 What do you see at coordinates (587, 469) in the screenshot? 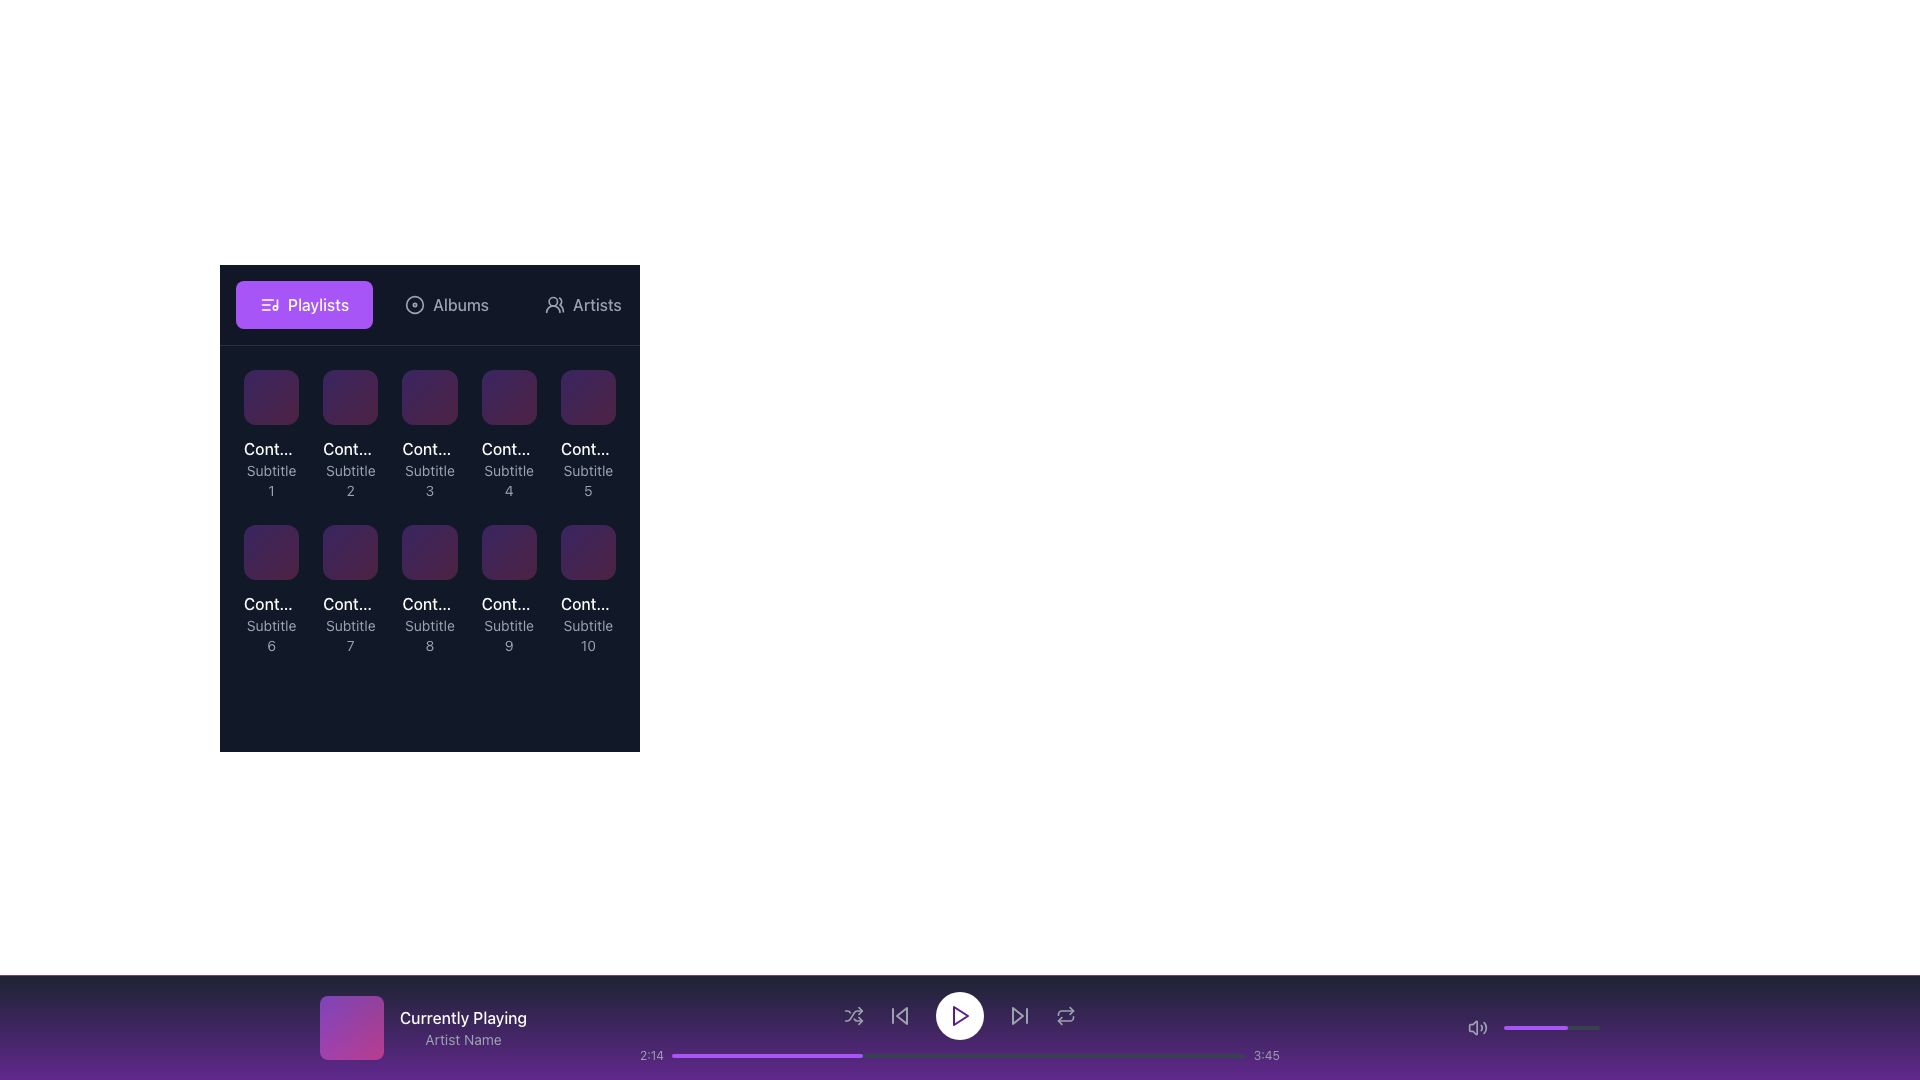
I see `the textual display element containing the title 'Content Title 5' and subtitle 'Subtitle 5' to interact with related features` at bounding box center [587, 469].